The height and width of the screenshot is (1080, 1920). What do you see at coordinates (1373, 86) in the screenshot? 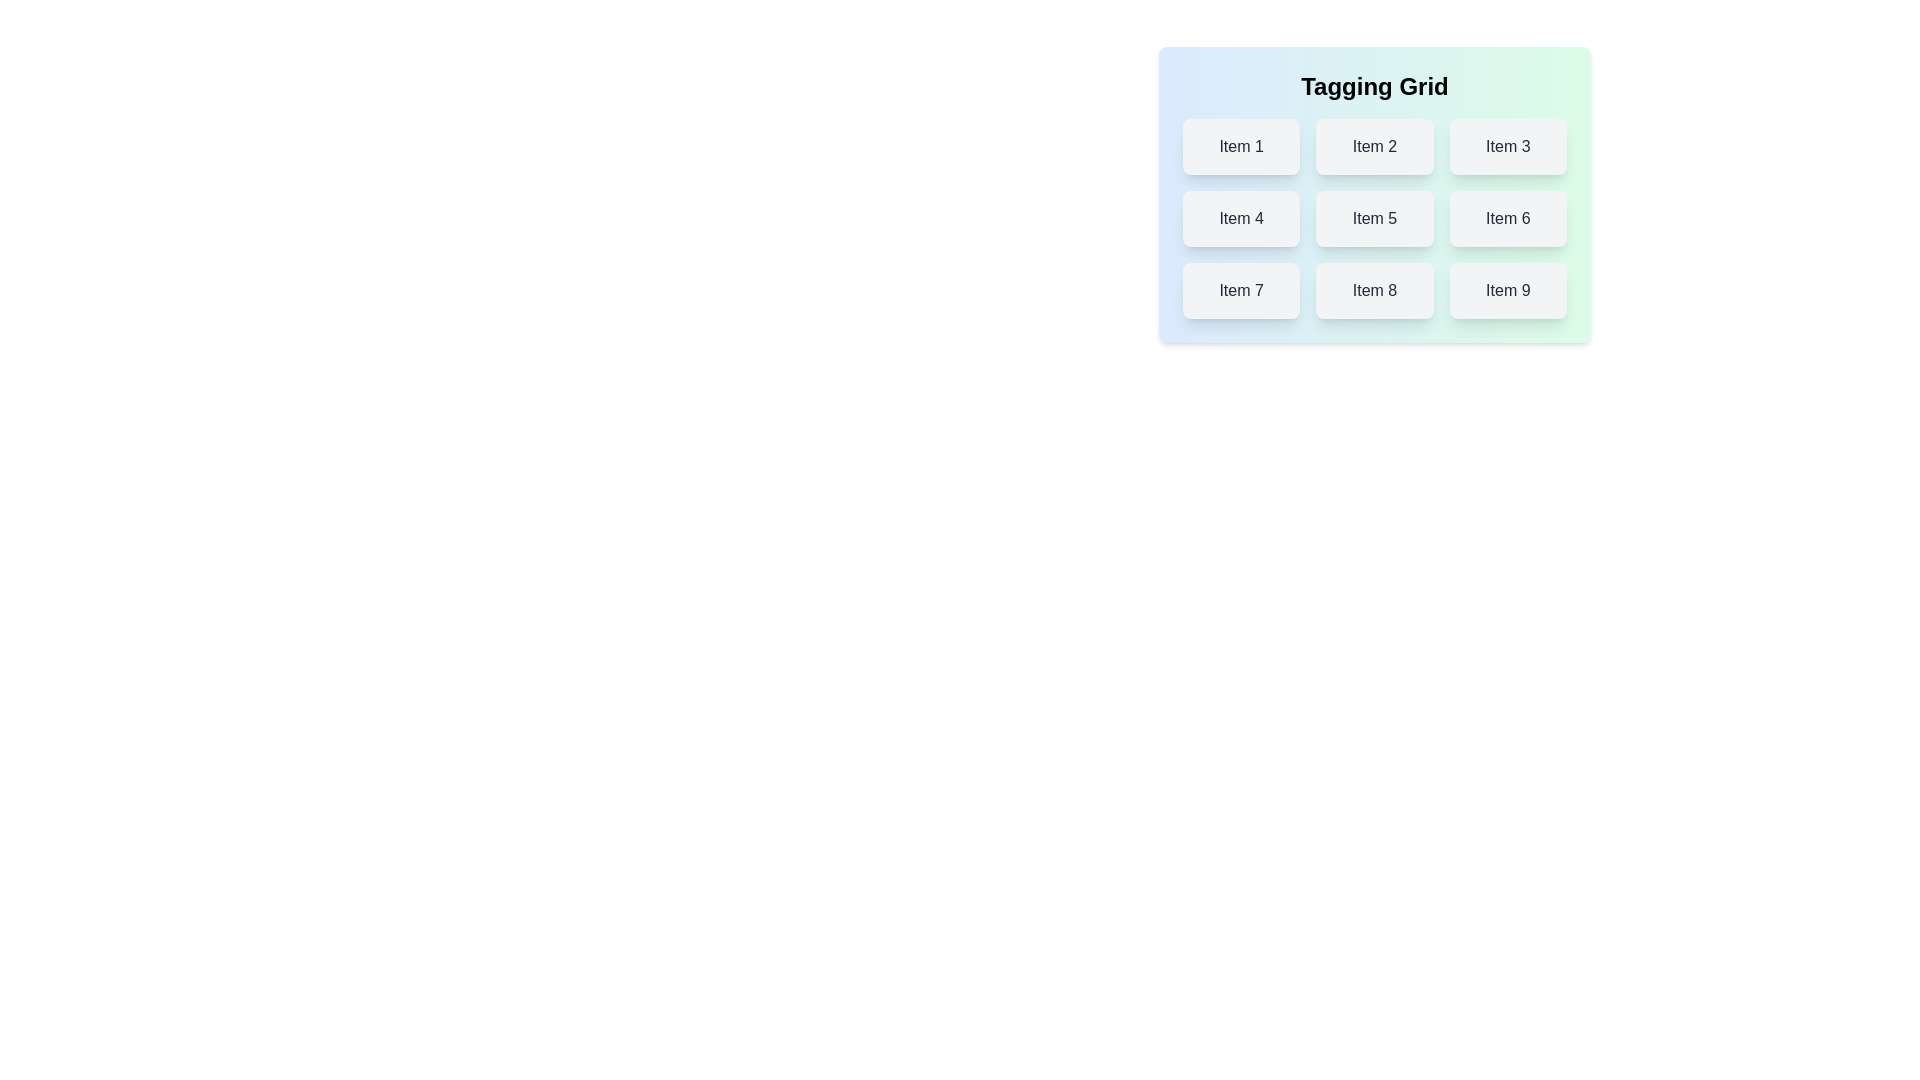
I see `the title of the Tagging Grid component` at bounding box center [1373, 86].